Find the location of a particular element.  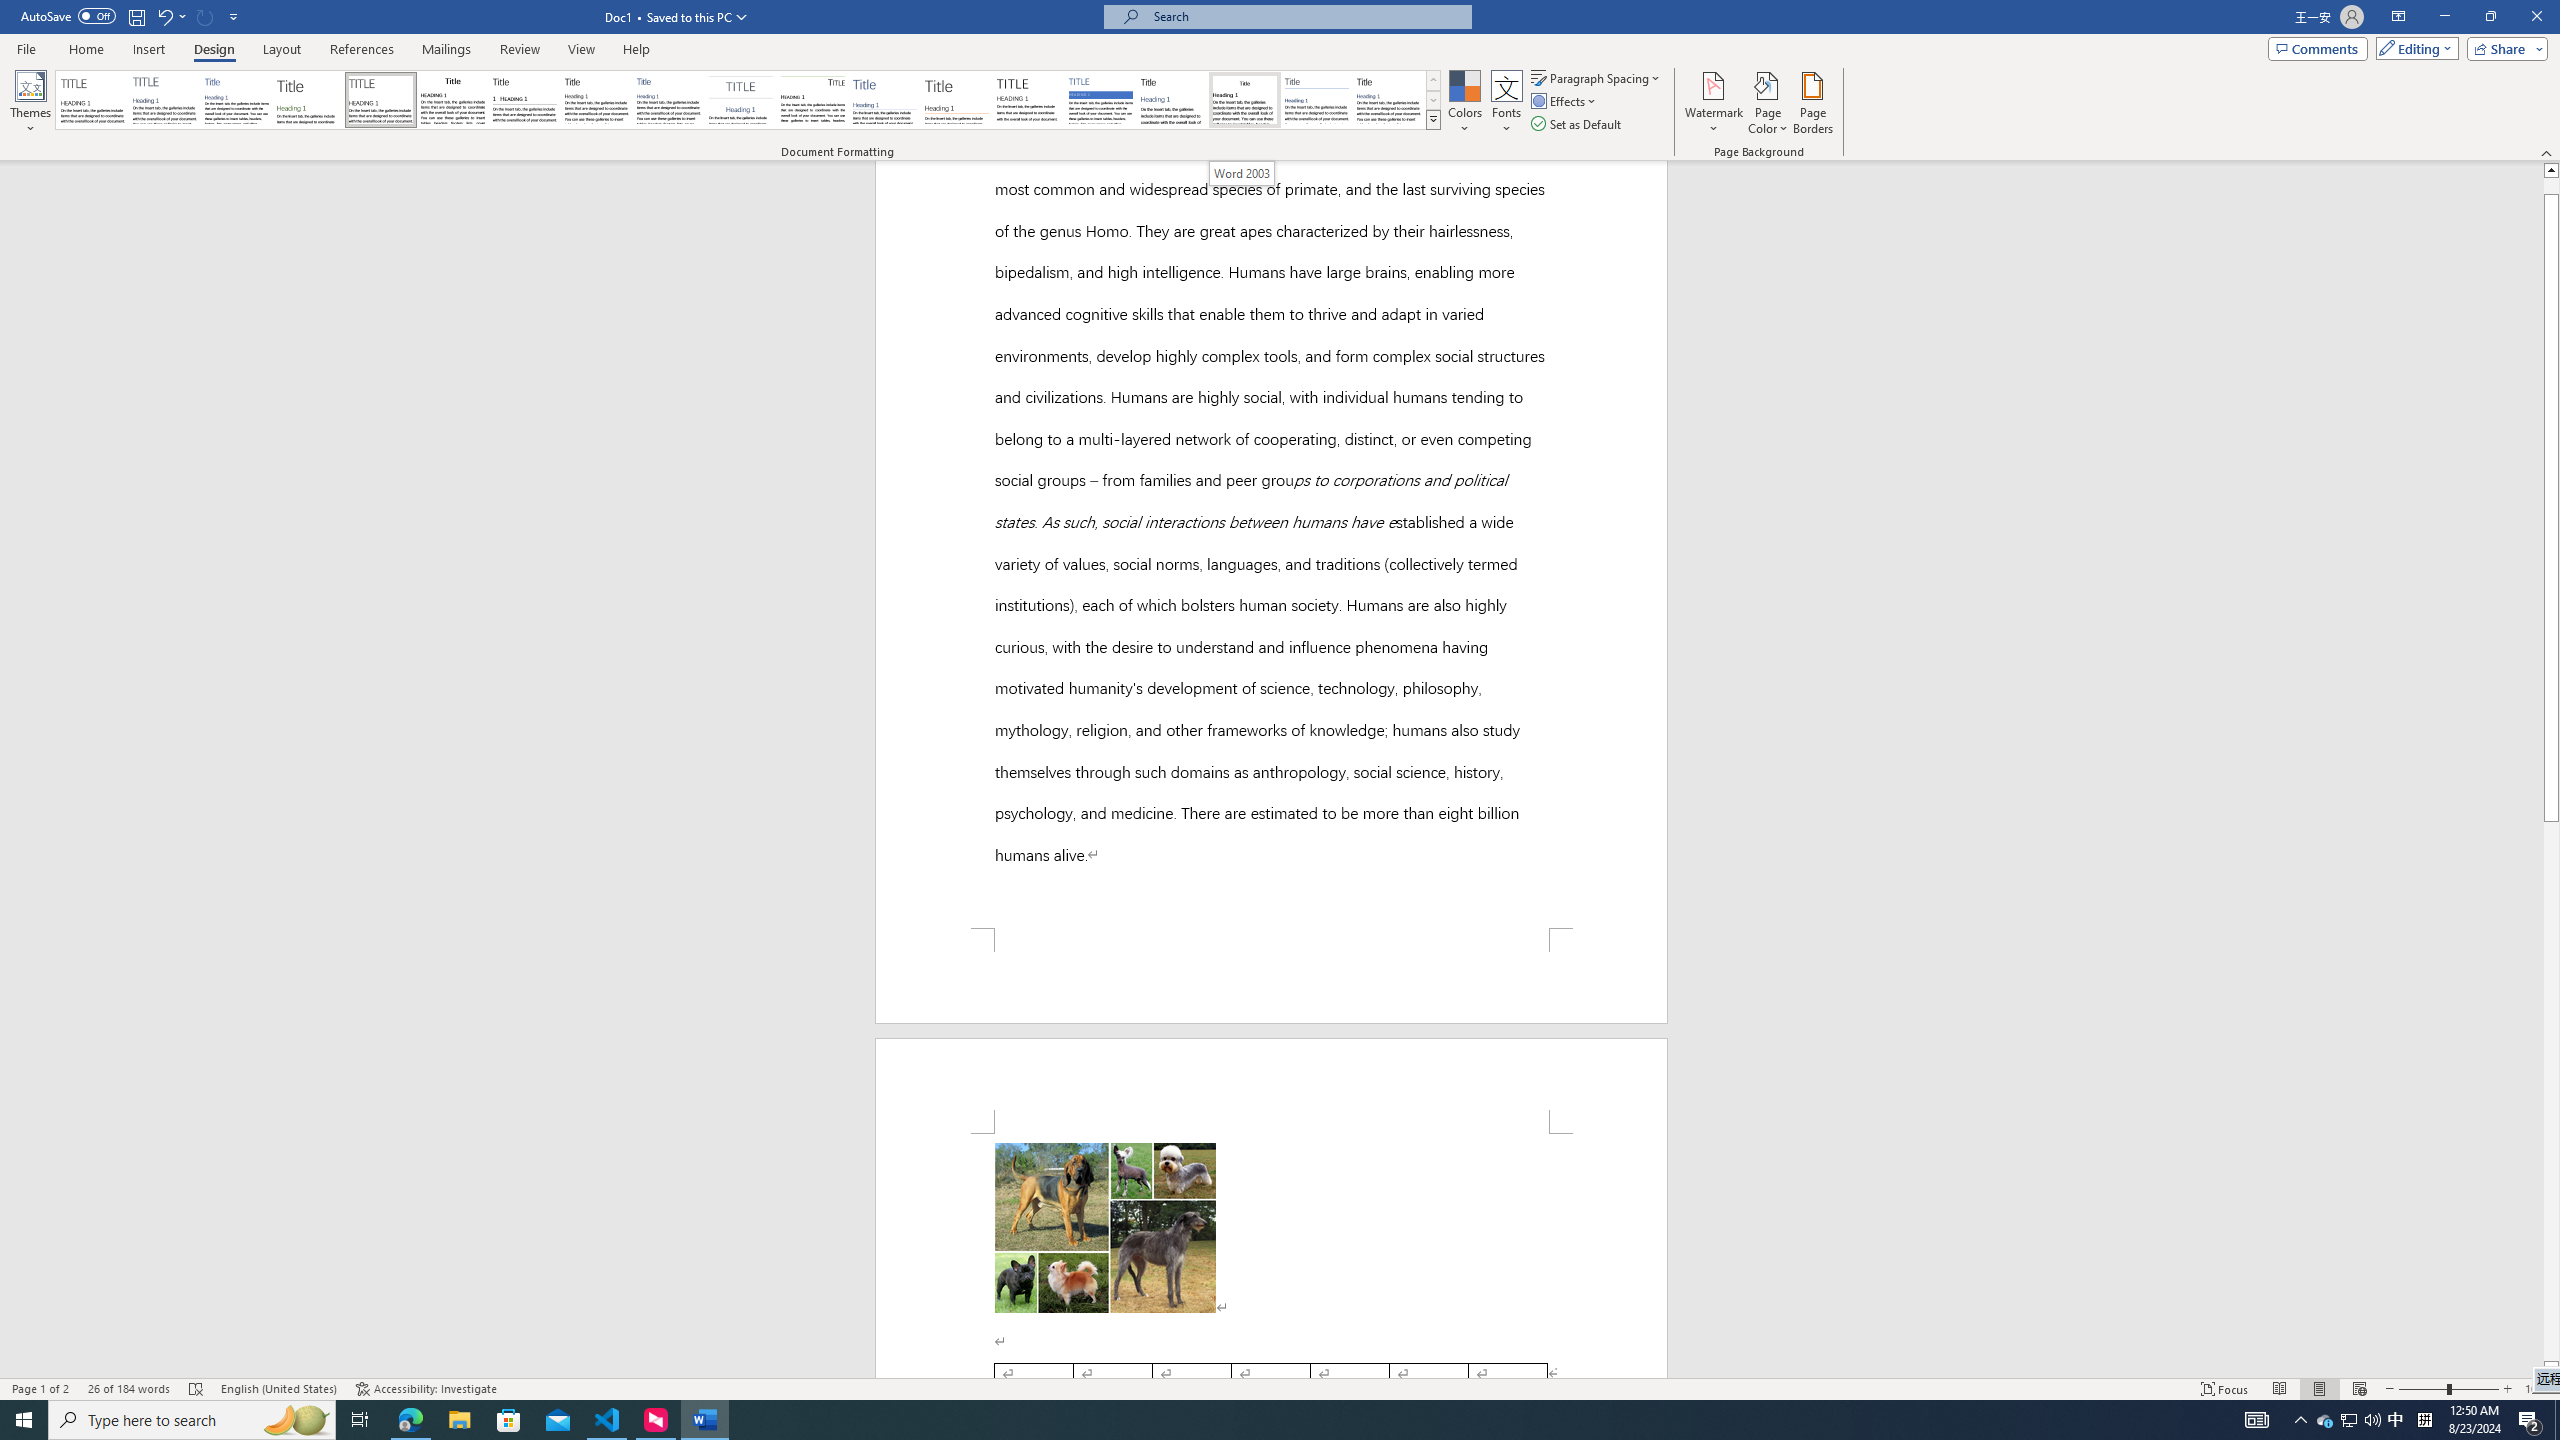

'Line up' is located at coordinates (2551, 168).